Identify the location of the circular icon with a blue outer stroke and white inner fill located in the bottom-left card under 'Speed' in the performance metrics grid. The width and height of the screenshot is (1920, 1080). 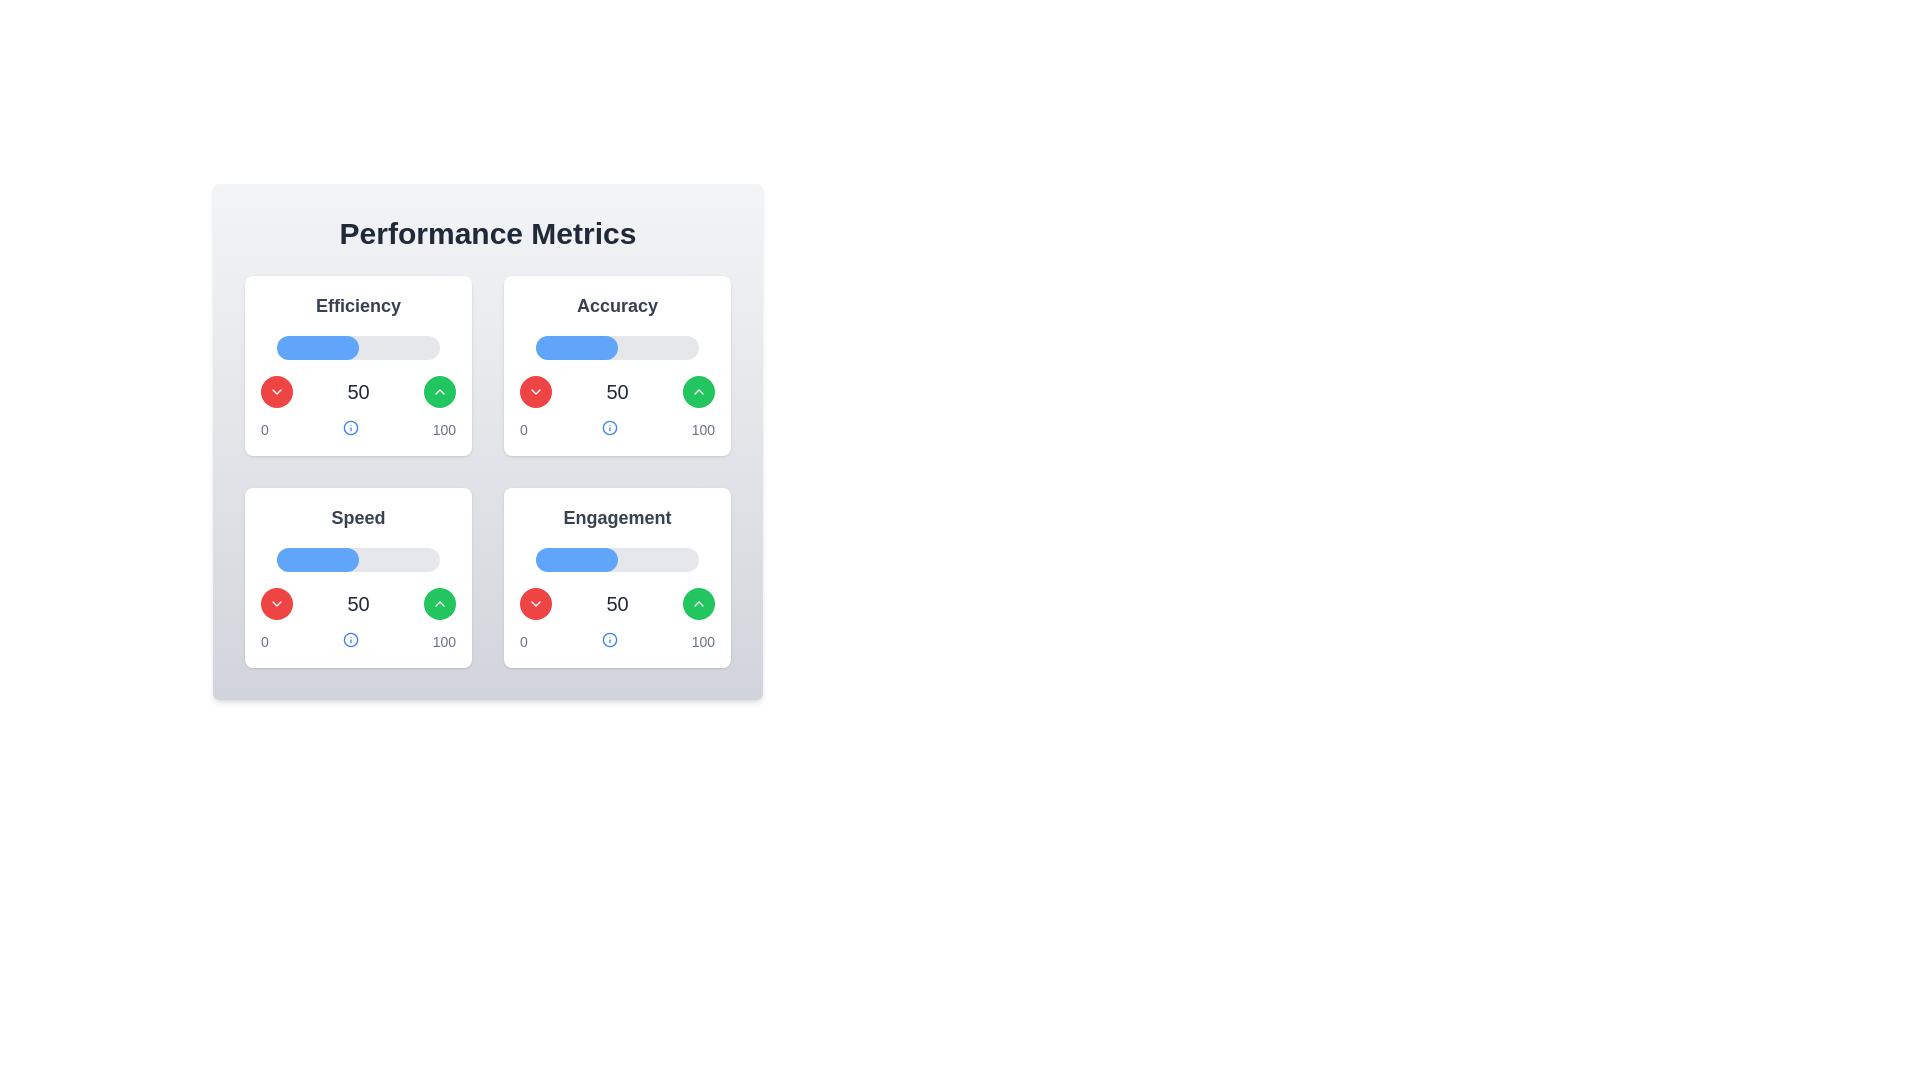
(350, 640).